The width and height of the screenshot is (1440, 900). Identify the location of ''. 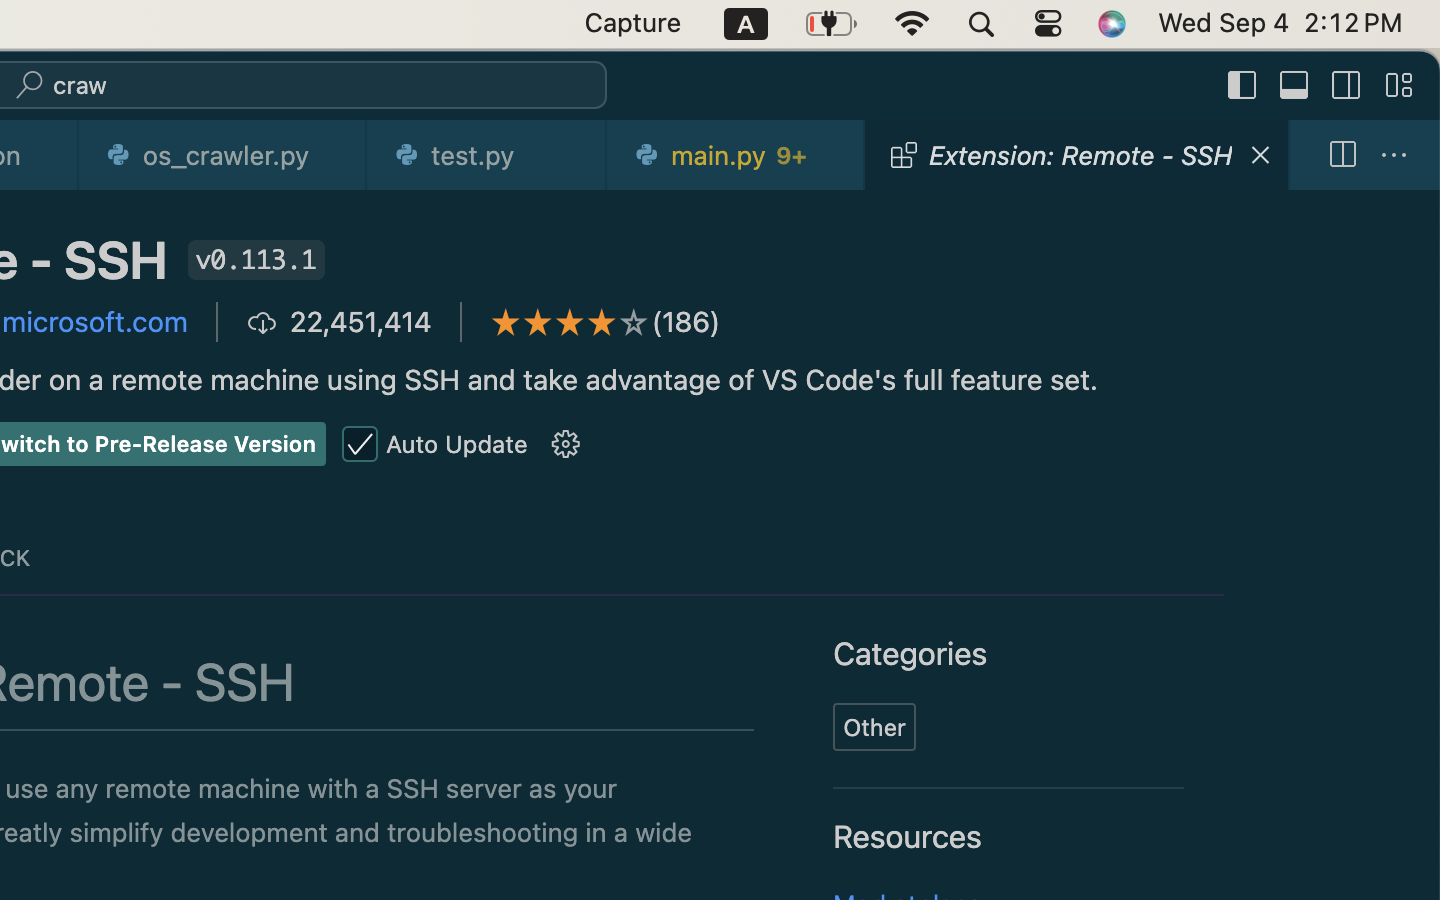
(566, 444).